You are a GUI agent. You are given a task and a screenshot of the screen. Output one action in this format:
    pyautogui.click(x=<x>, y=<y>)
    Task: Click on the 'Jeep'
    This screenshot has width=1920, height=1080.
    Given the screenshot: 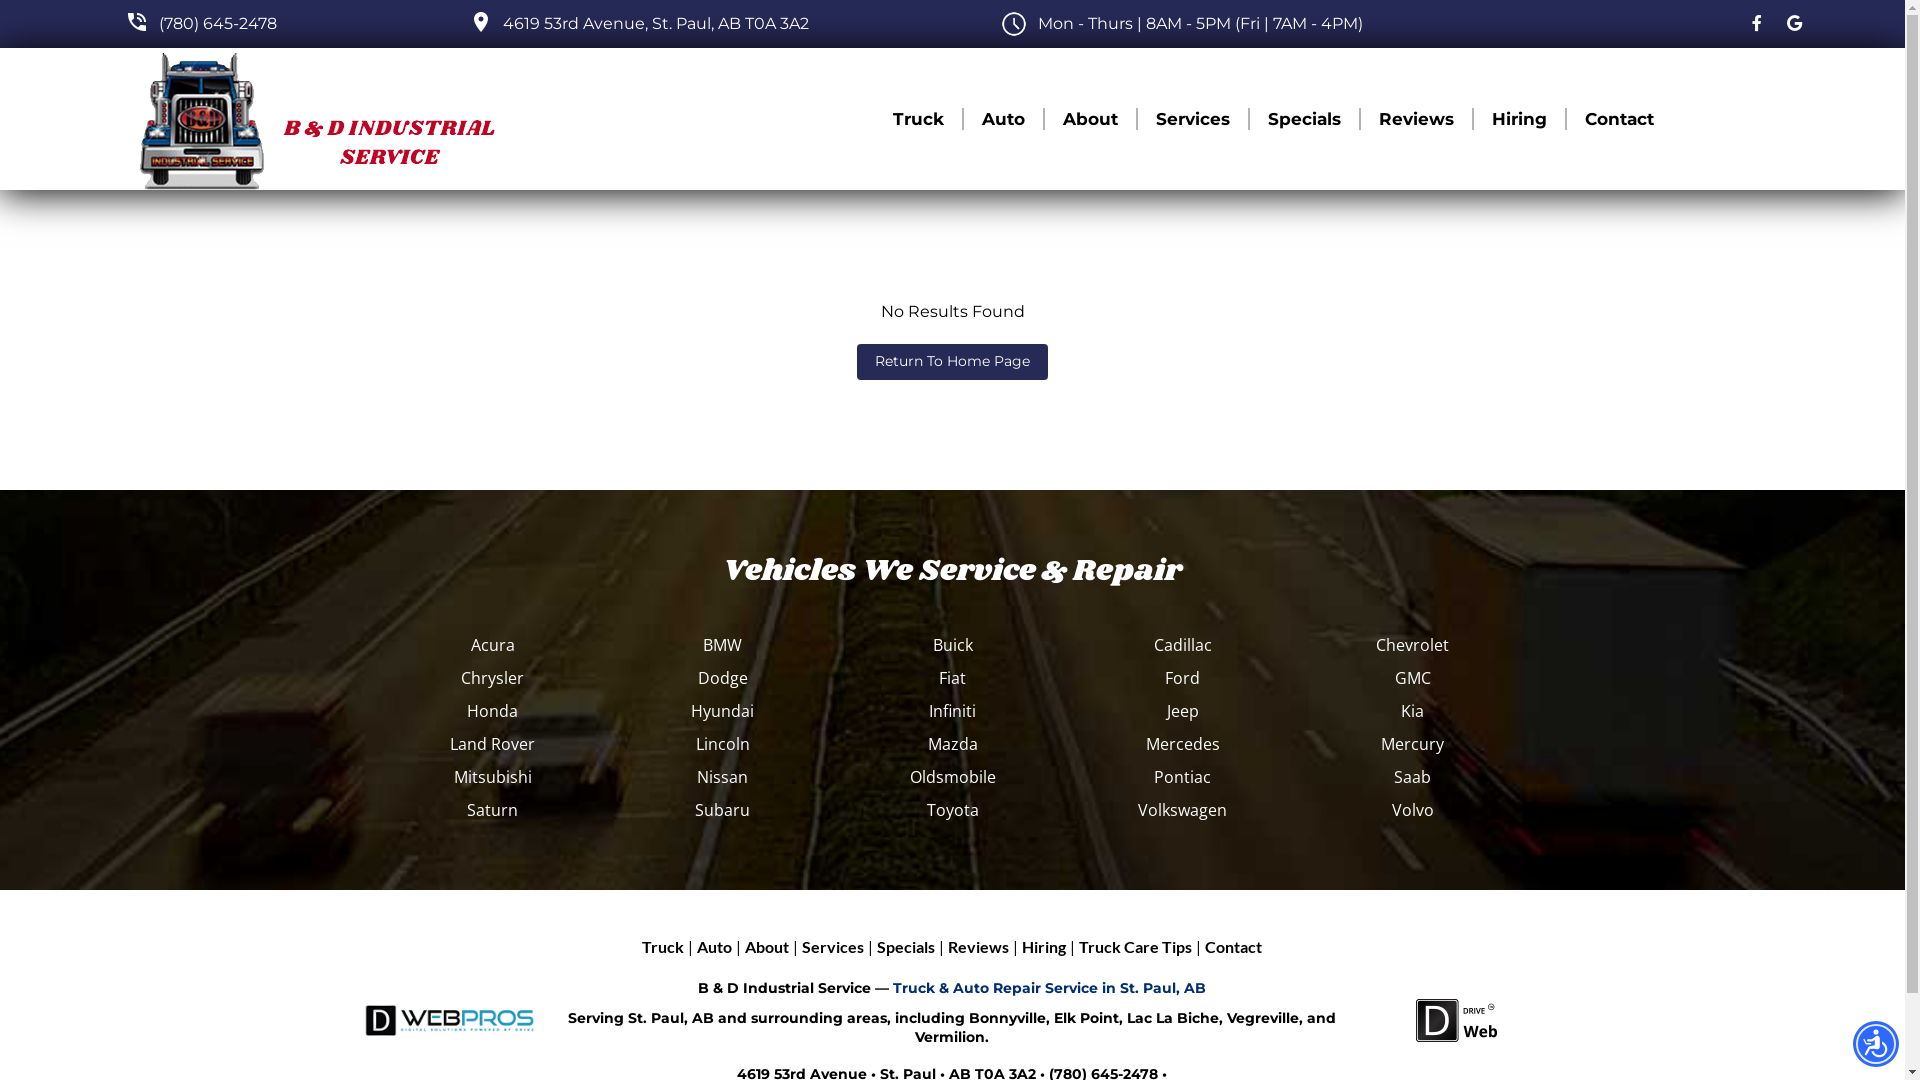 What is the action you would take?
    pyautogui.click(x=1182, y=709)
    